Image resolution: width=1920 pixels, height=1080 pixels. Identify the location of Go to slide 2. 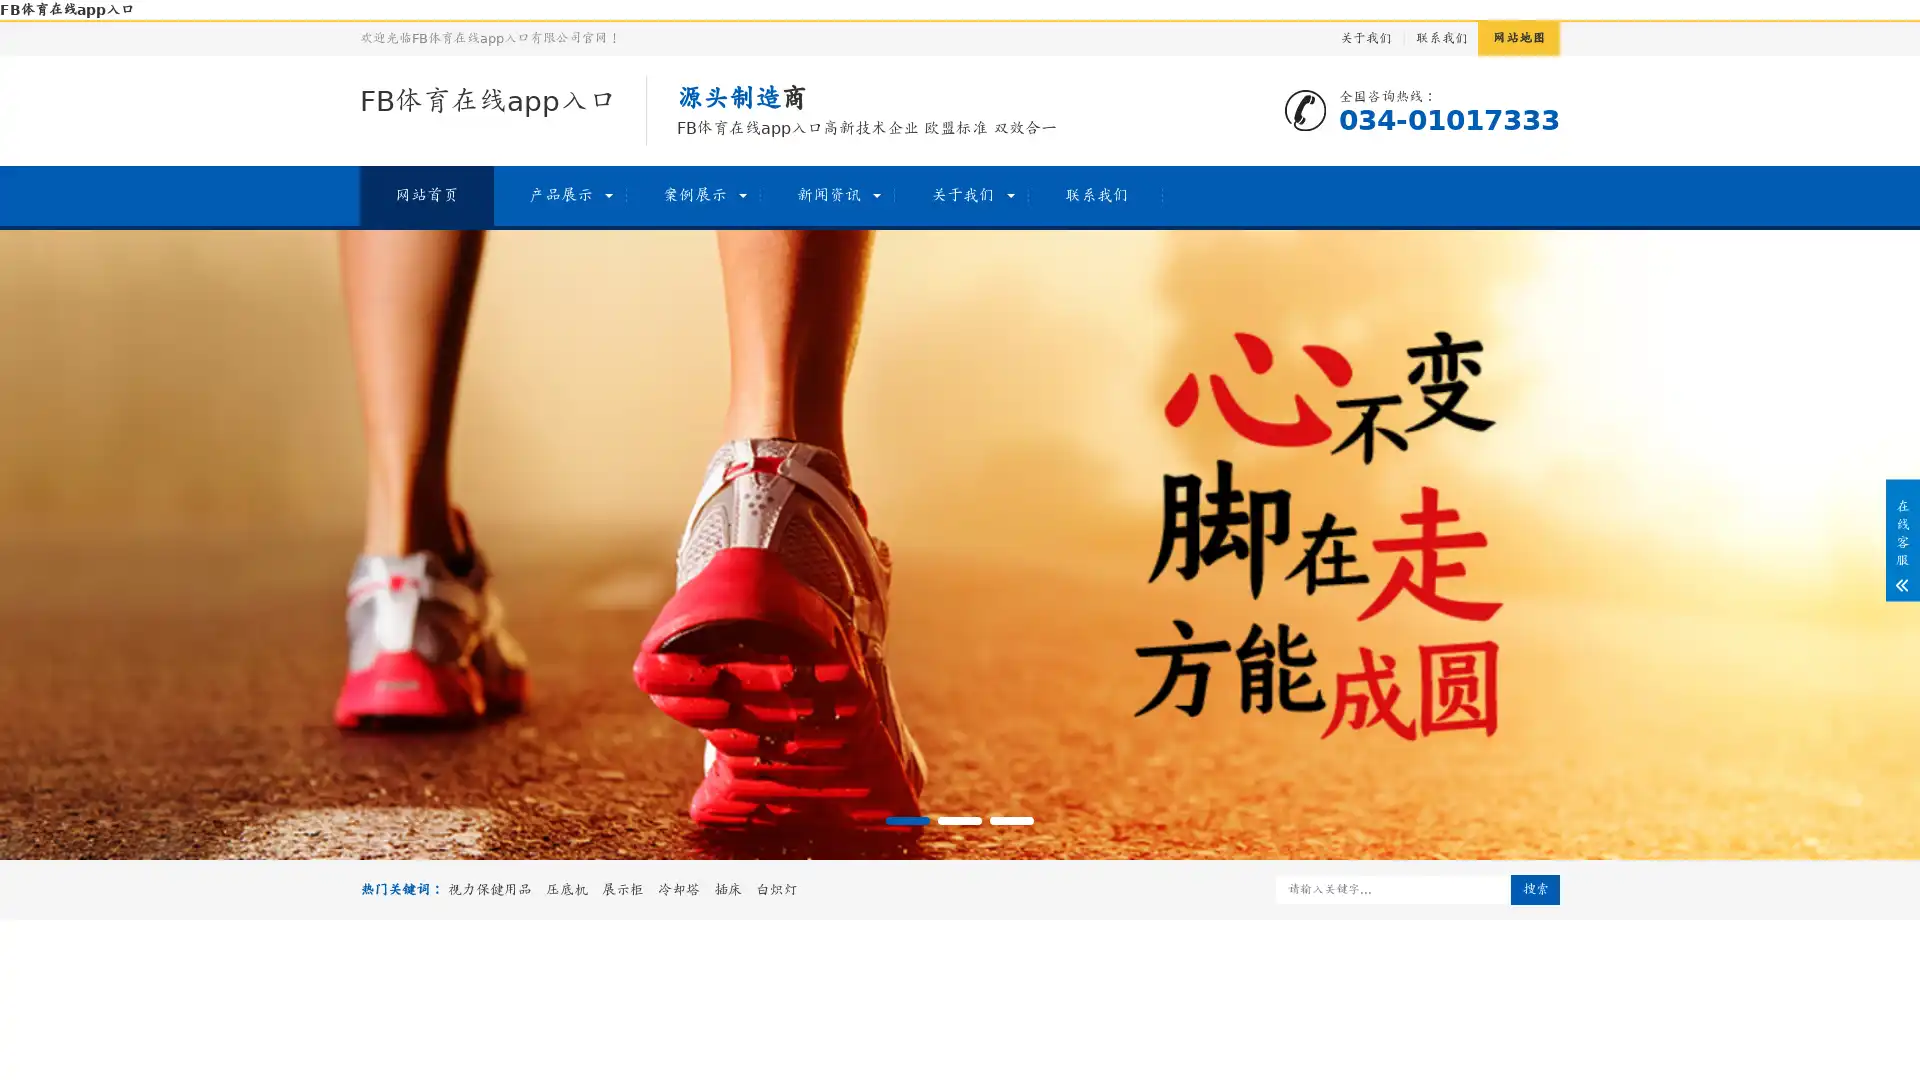
(960, 821).